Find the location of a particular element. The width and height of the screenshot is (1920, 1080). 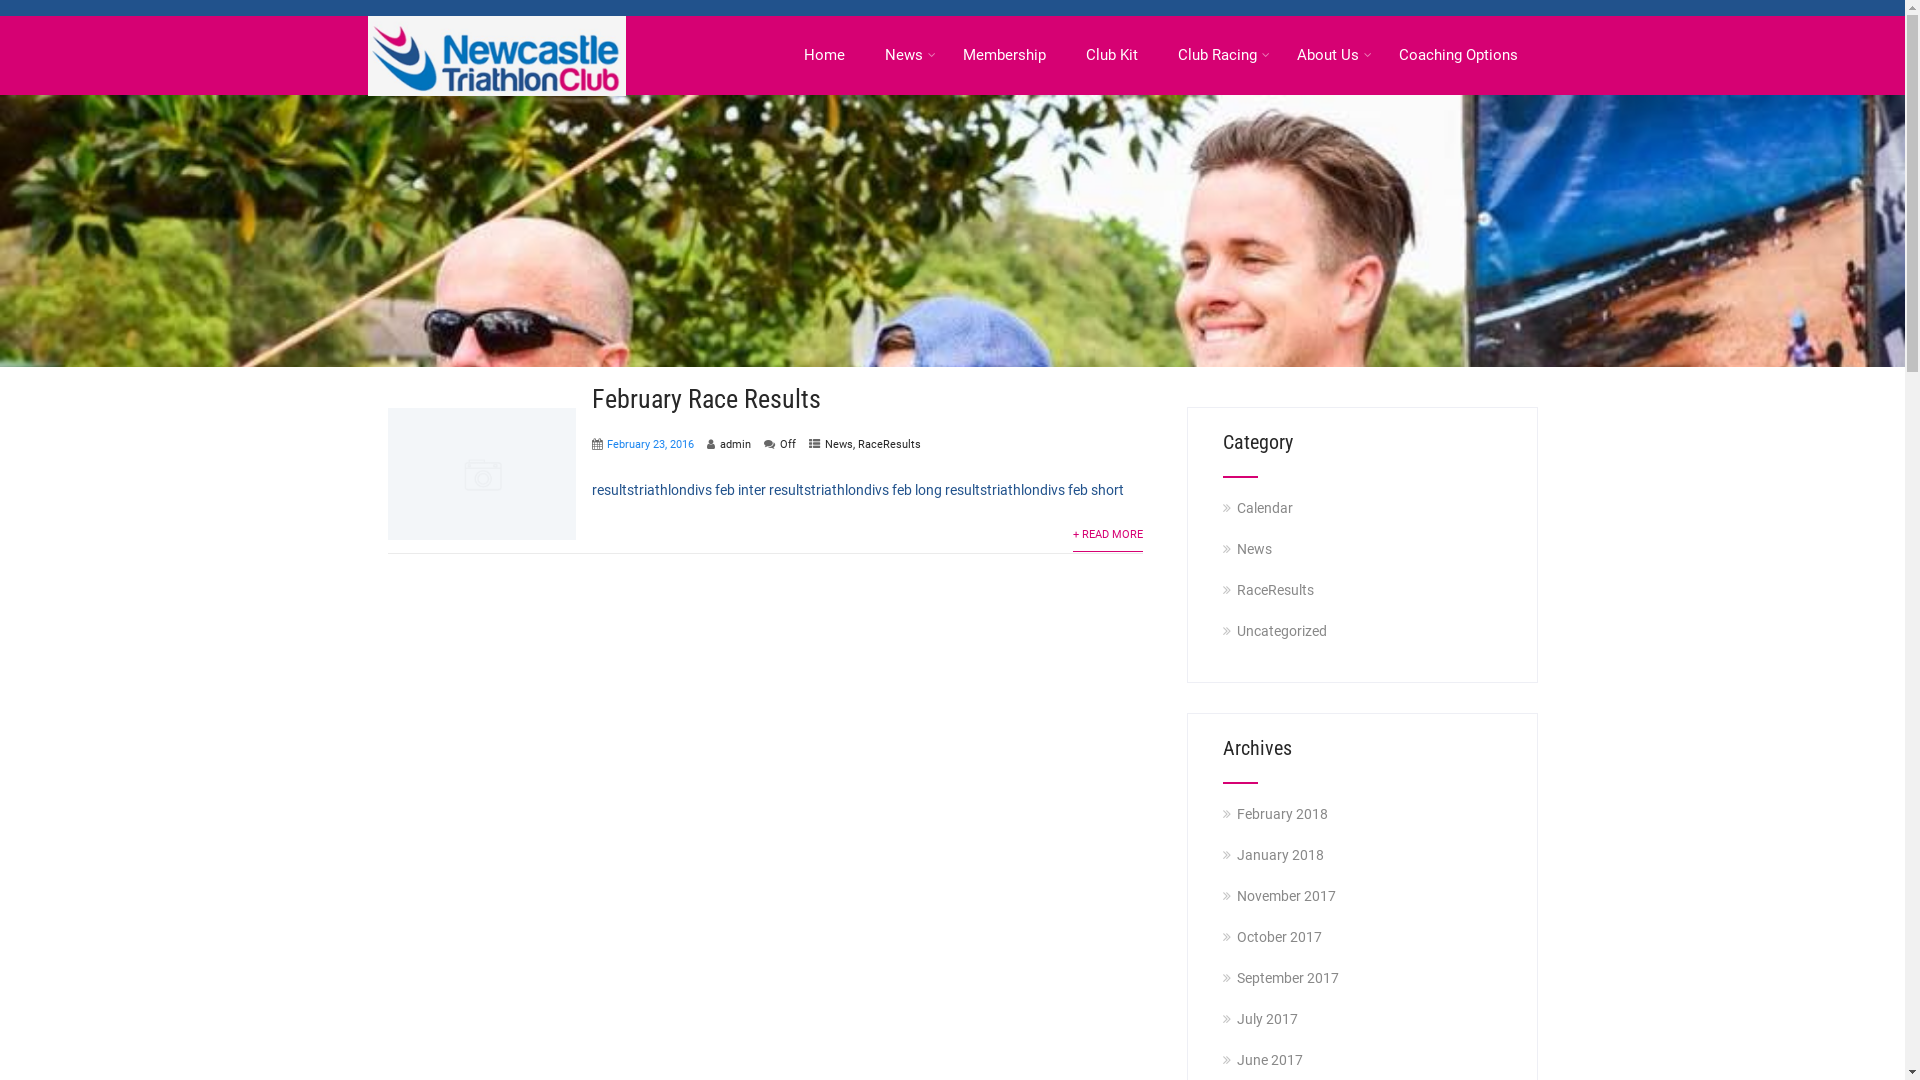

'admin' is located at coordinates (734, 443).